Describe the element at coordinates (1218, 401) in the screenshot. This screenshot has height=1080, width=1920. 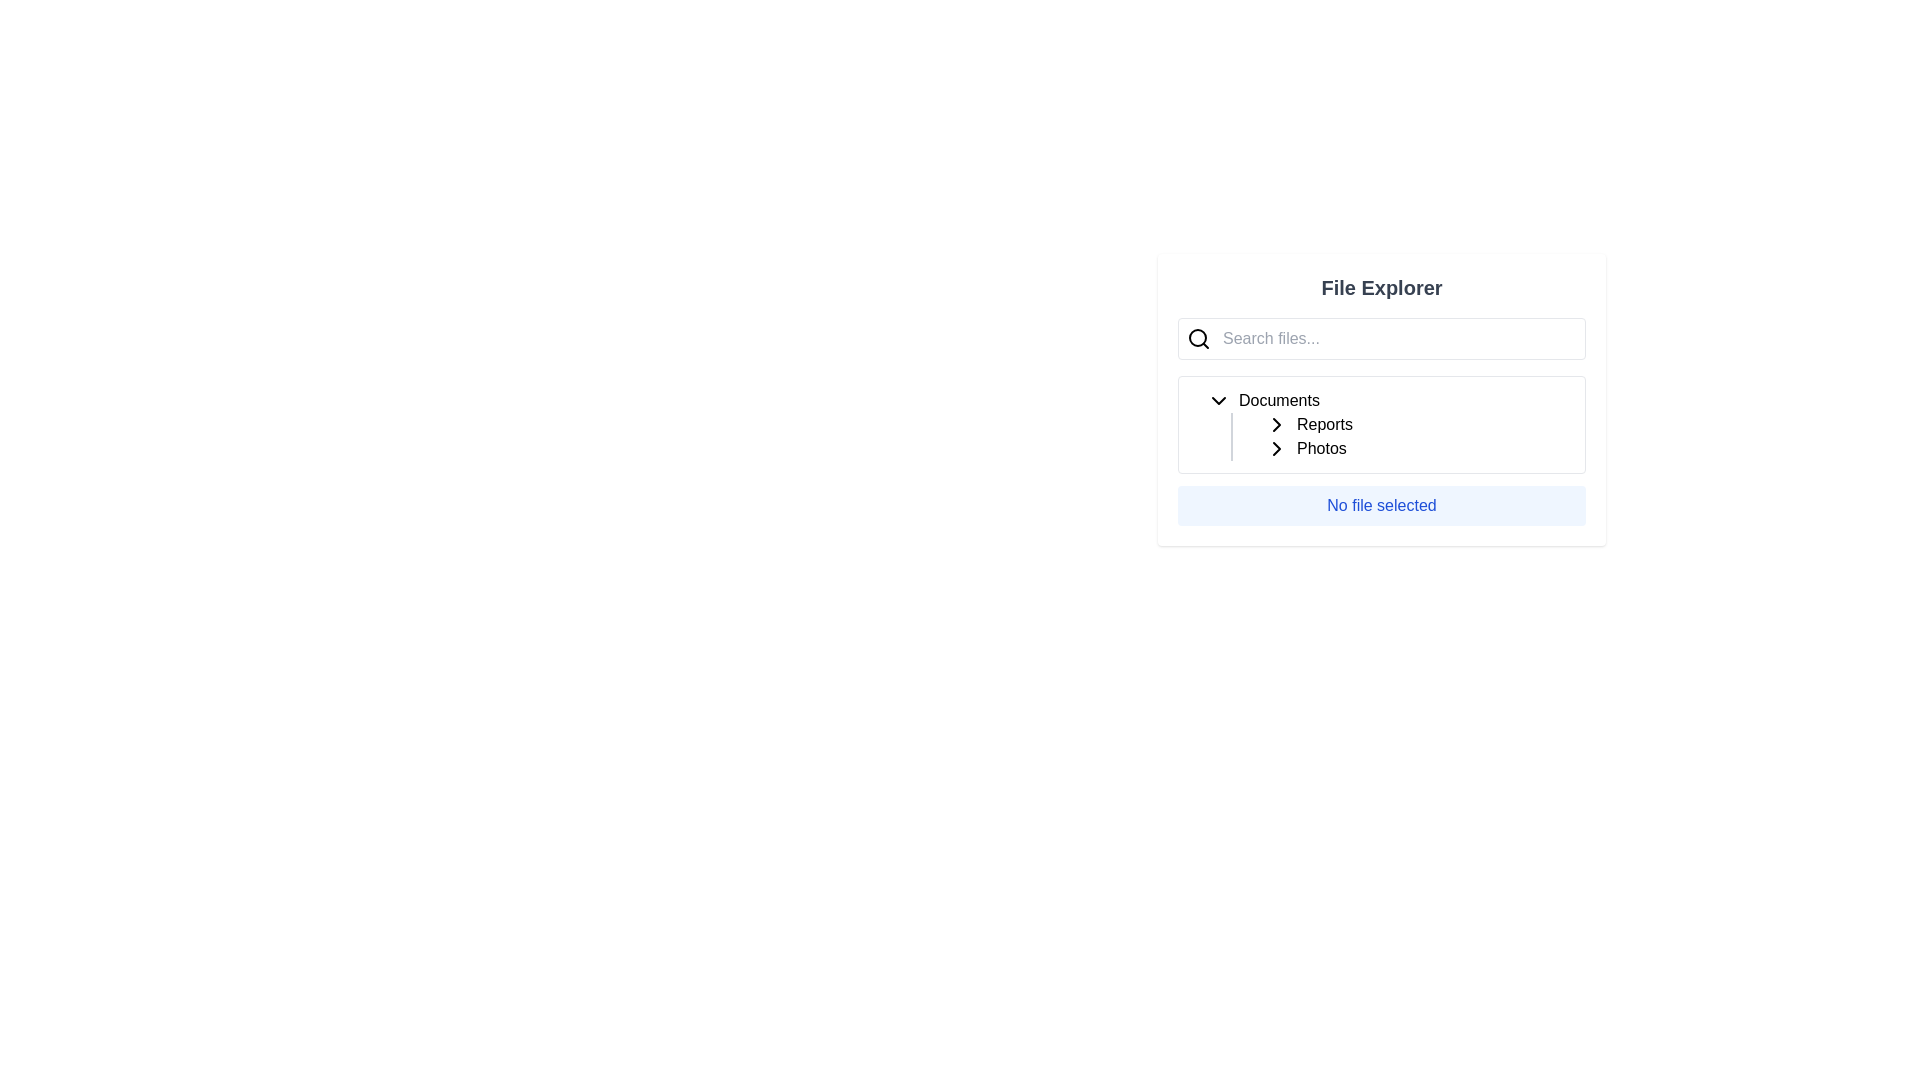
I see `the downward-facing chevron icon button located to the immediate left of the 'Documents' text label` at that location.